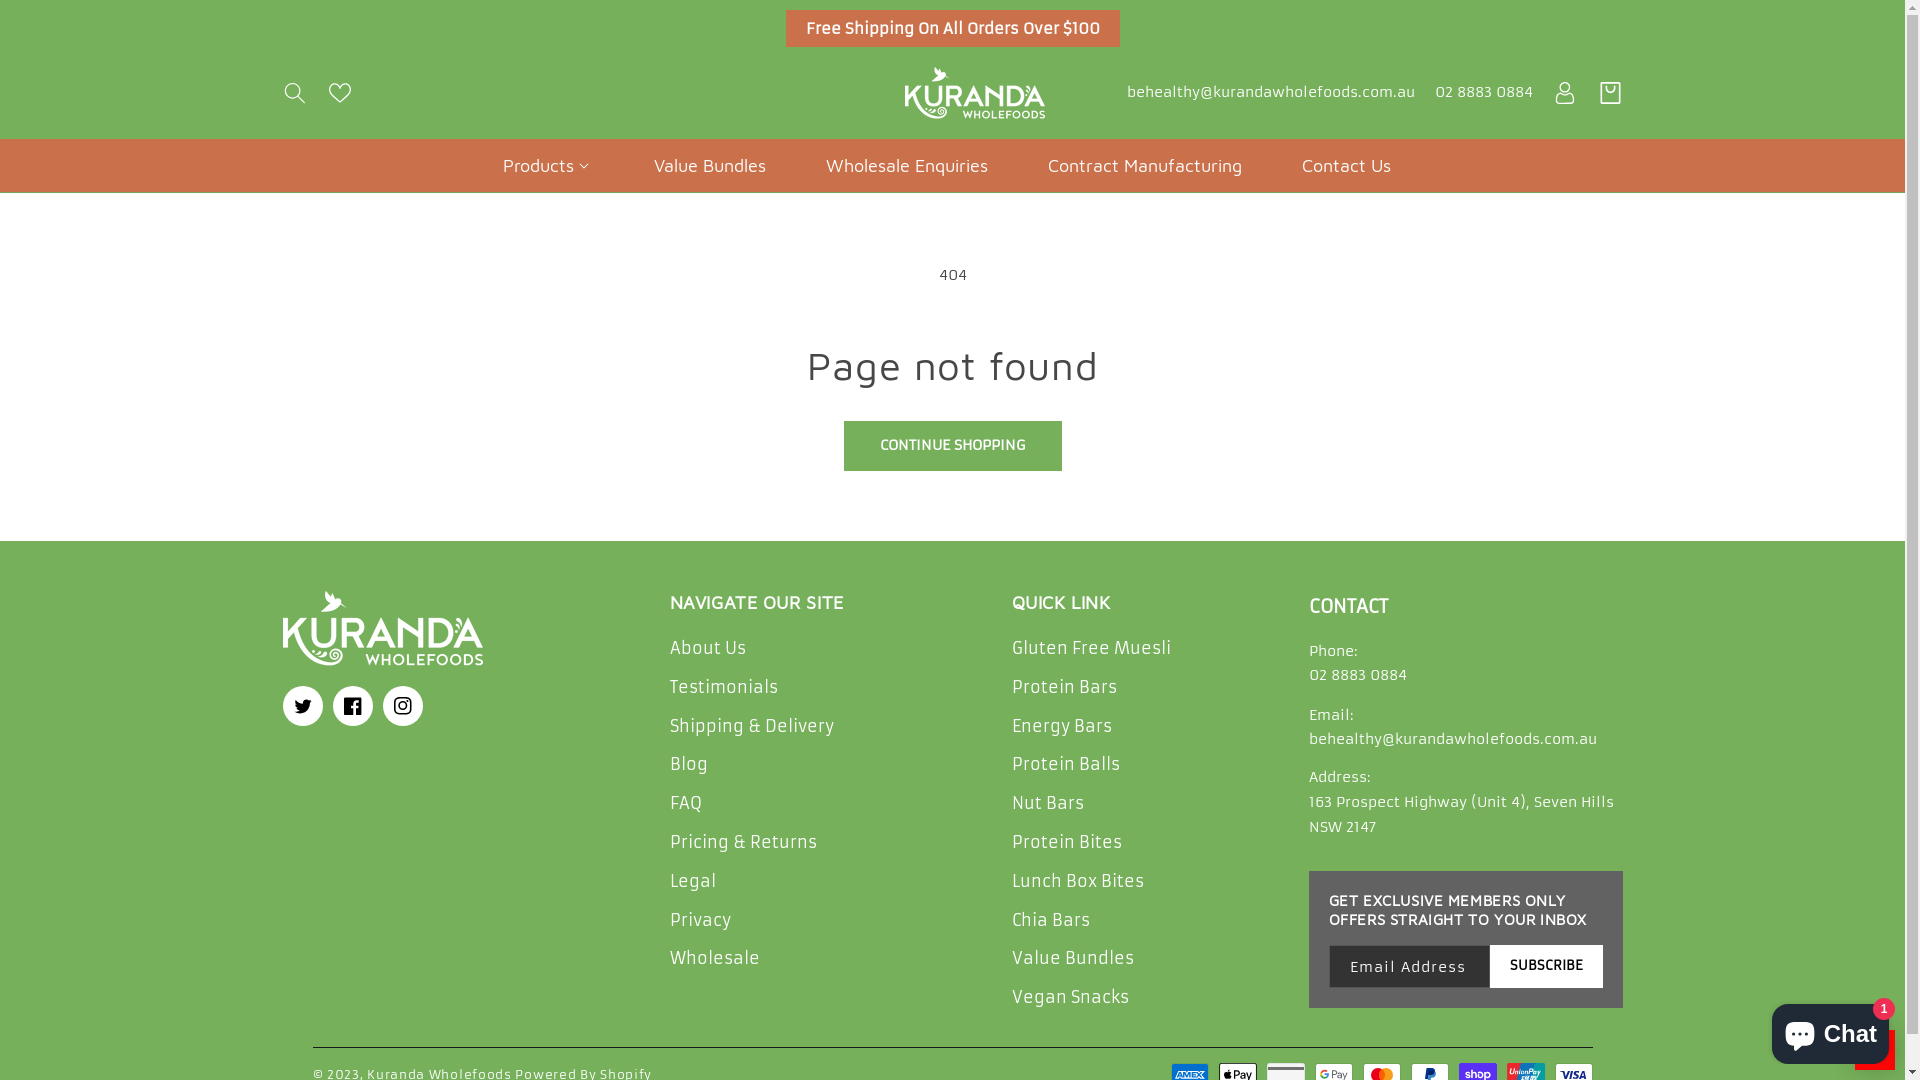 Image resolution: width=1920 pixels, height=1080 pixels. I want to click on 'Testimonials', so click(670, 686).